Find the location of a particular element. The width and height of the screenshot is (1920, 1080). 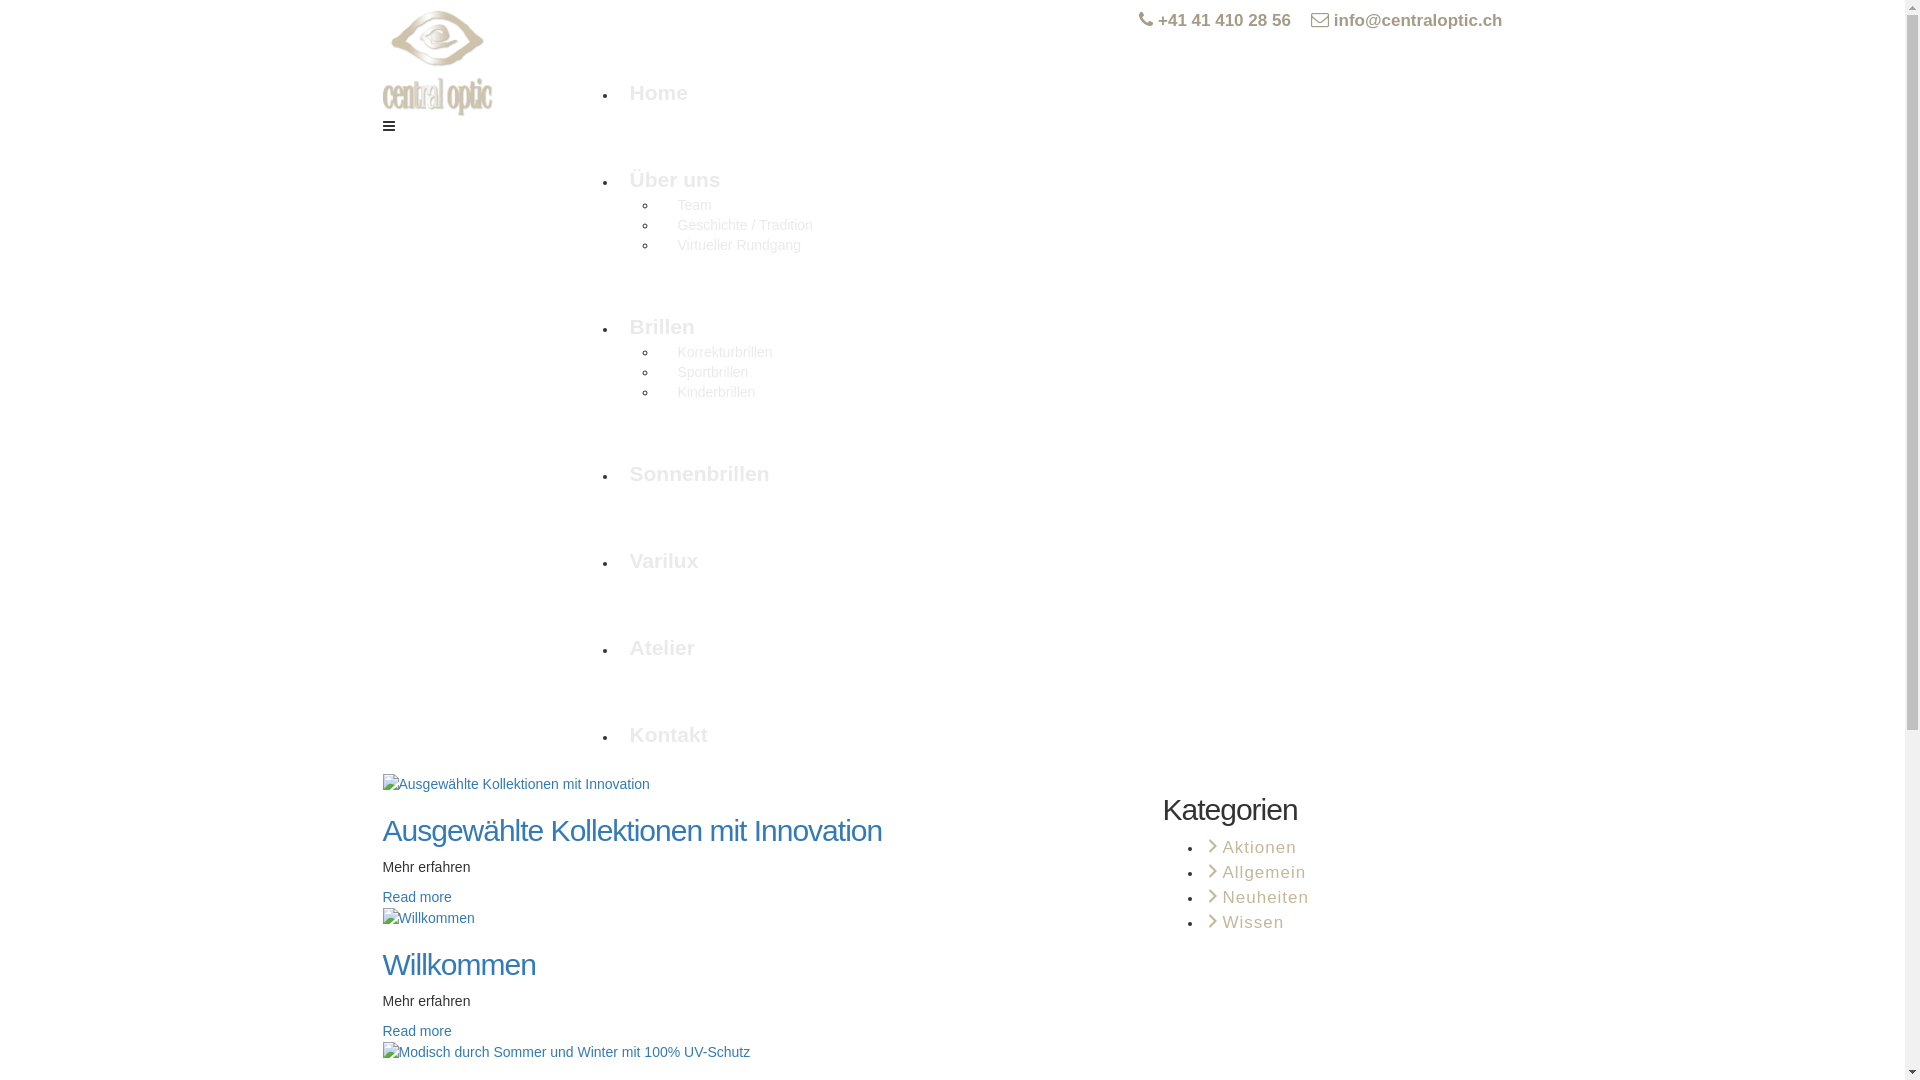

'+41 41 410 28 56' is located at coordinates (1213, 20).